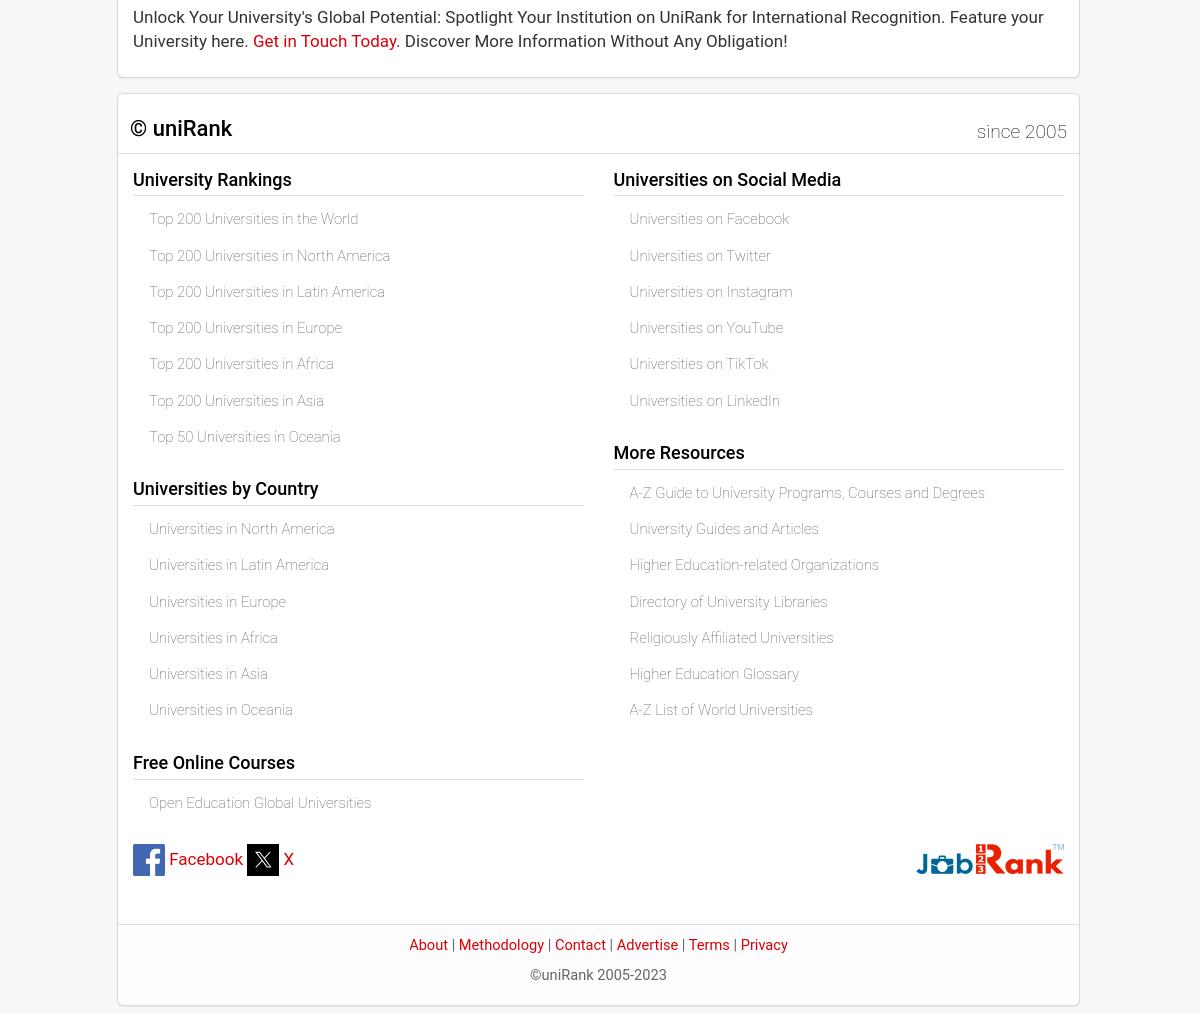  Describe the element at coordinates (720, 710) in the screenshot. I see `'A-Z List of World Universities'` at that location.